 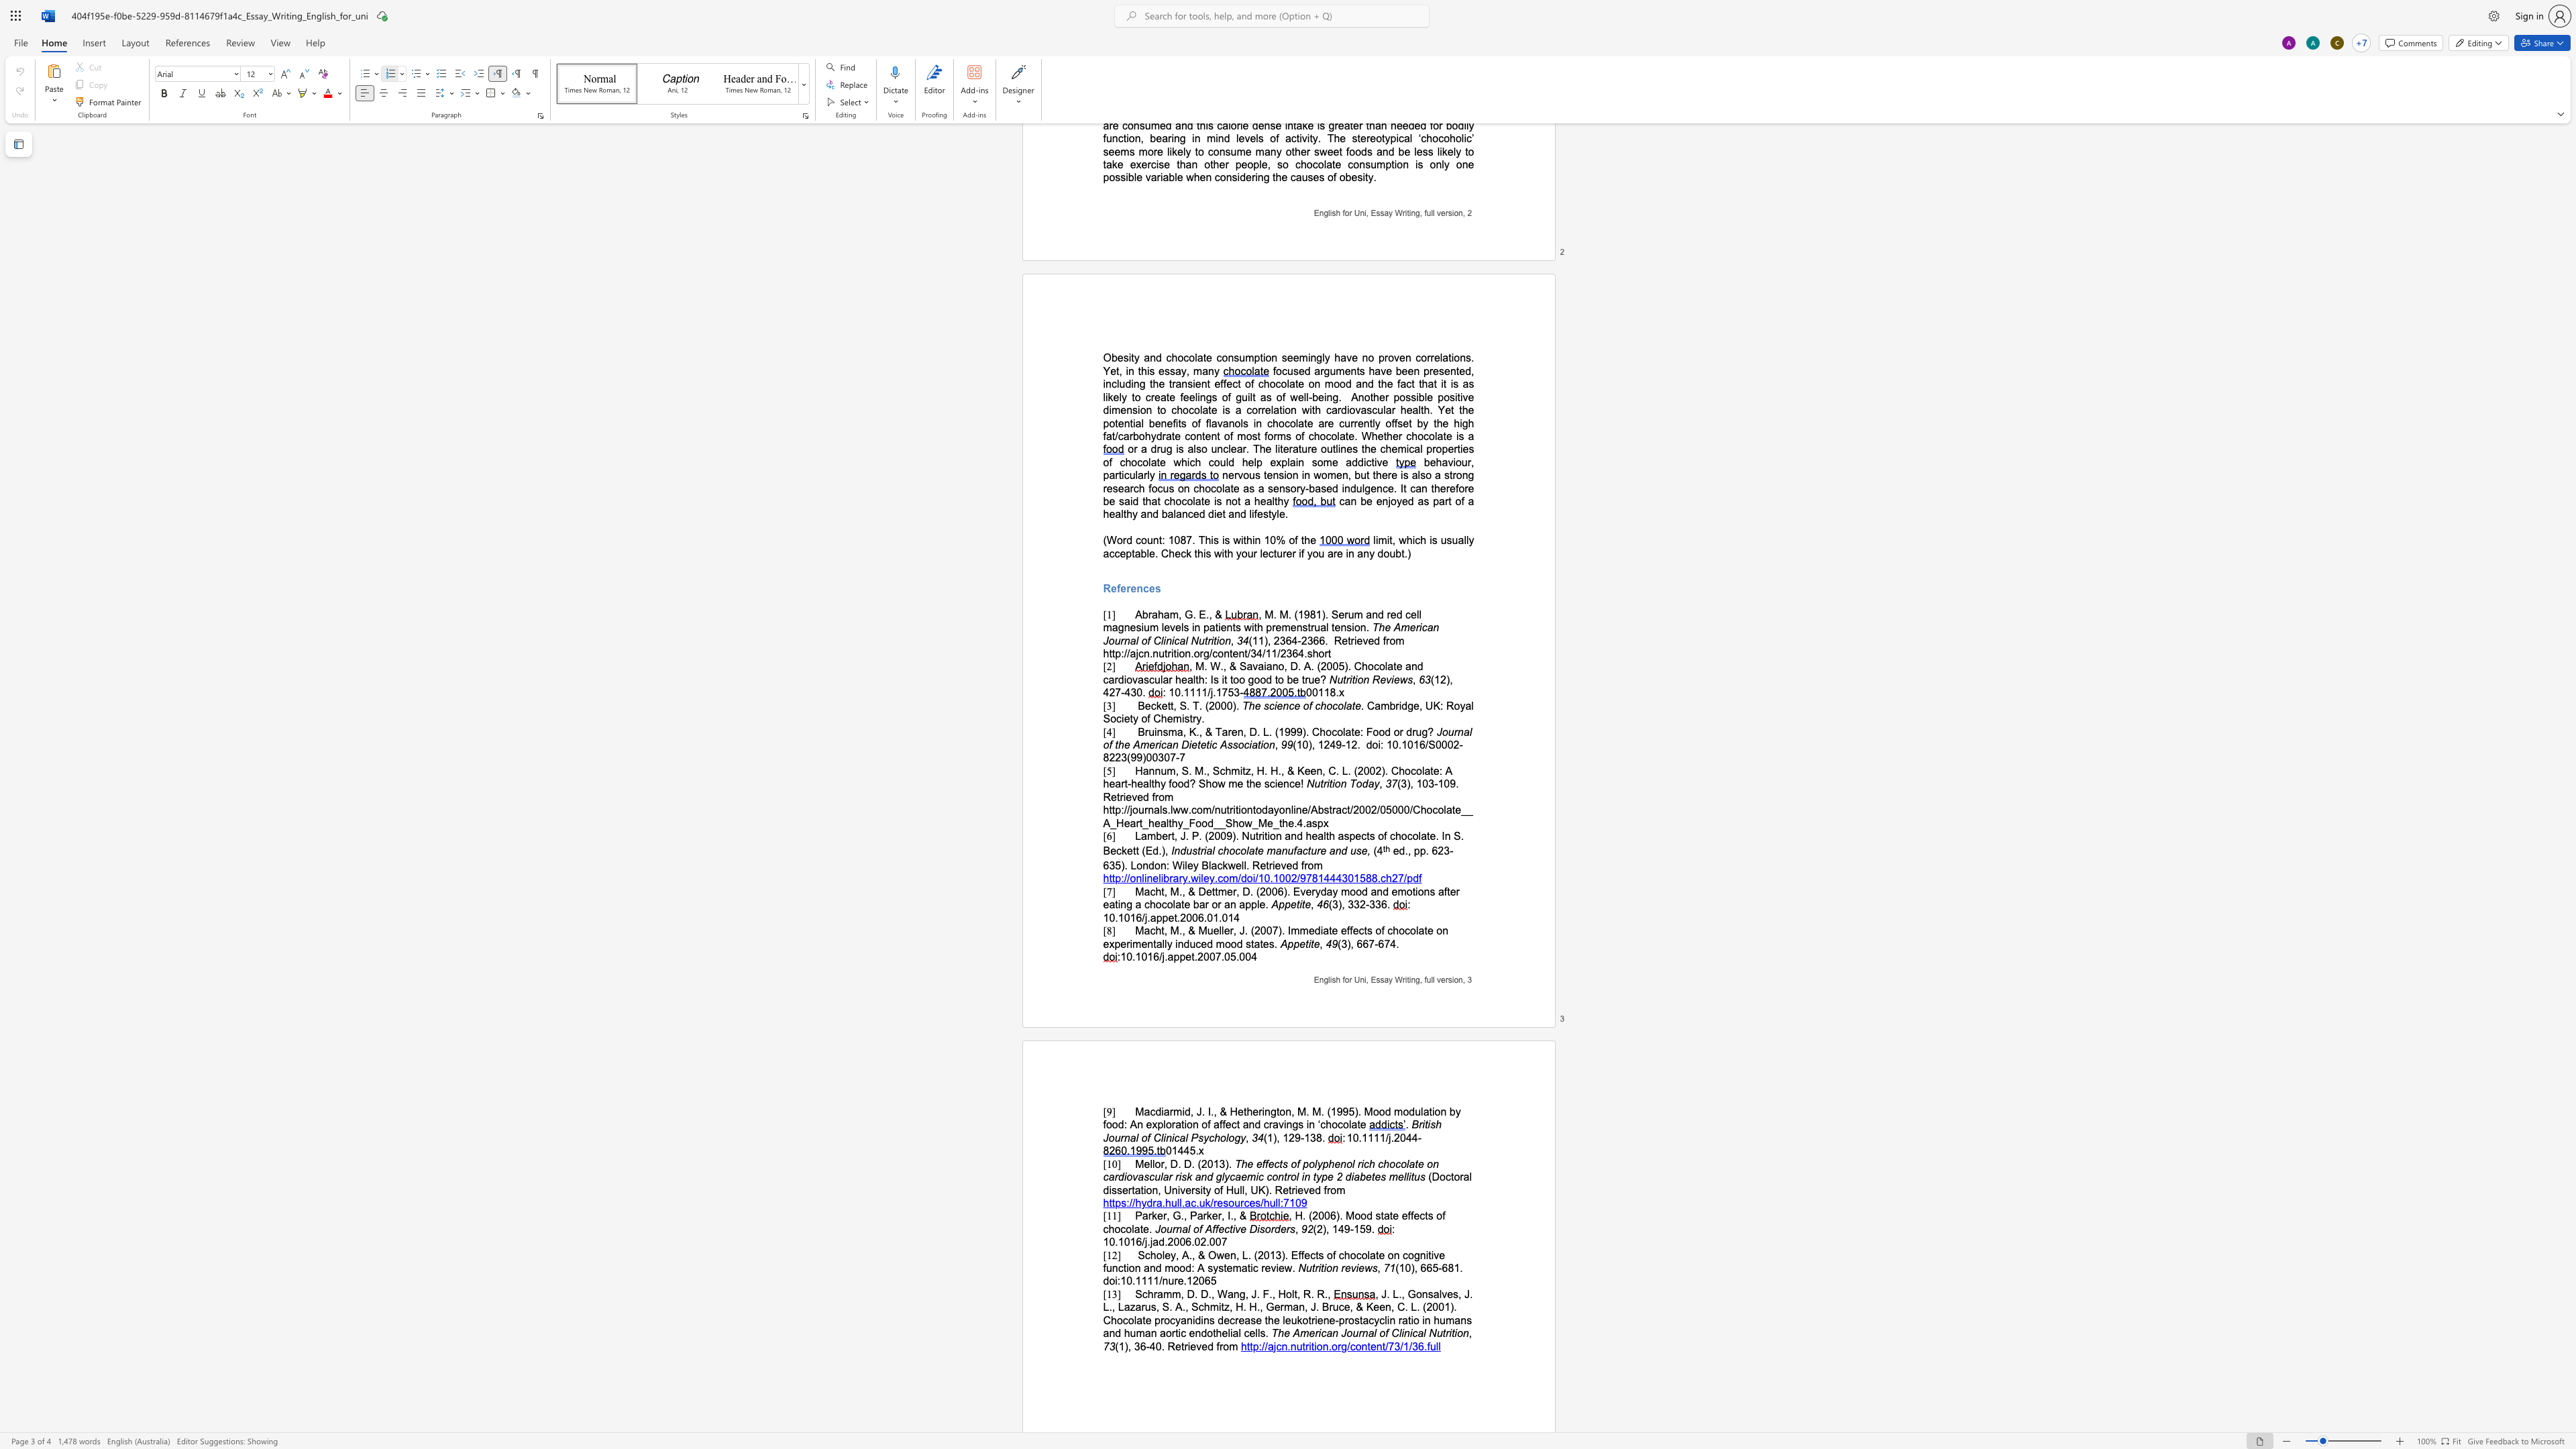 What do you see at coordinates (1379, 1320) in the screenshot?
I see `the space between the continuous character "y" and "c" in the text` at bounding box center [1379, 1320].